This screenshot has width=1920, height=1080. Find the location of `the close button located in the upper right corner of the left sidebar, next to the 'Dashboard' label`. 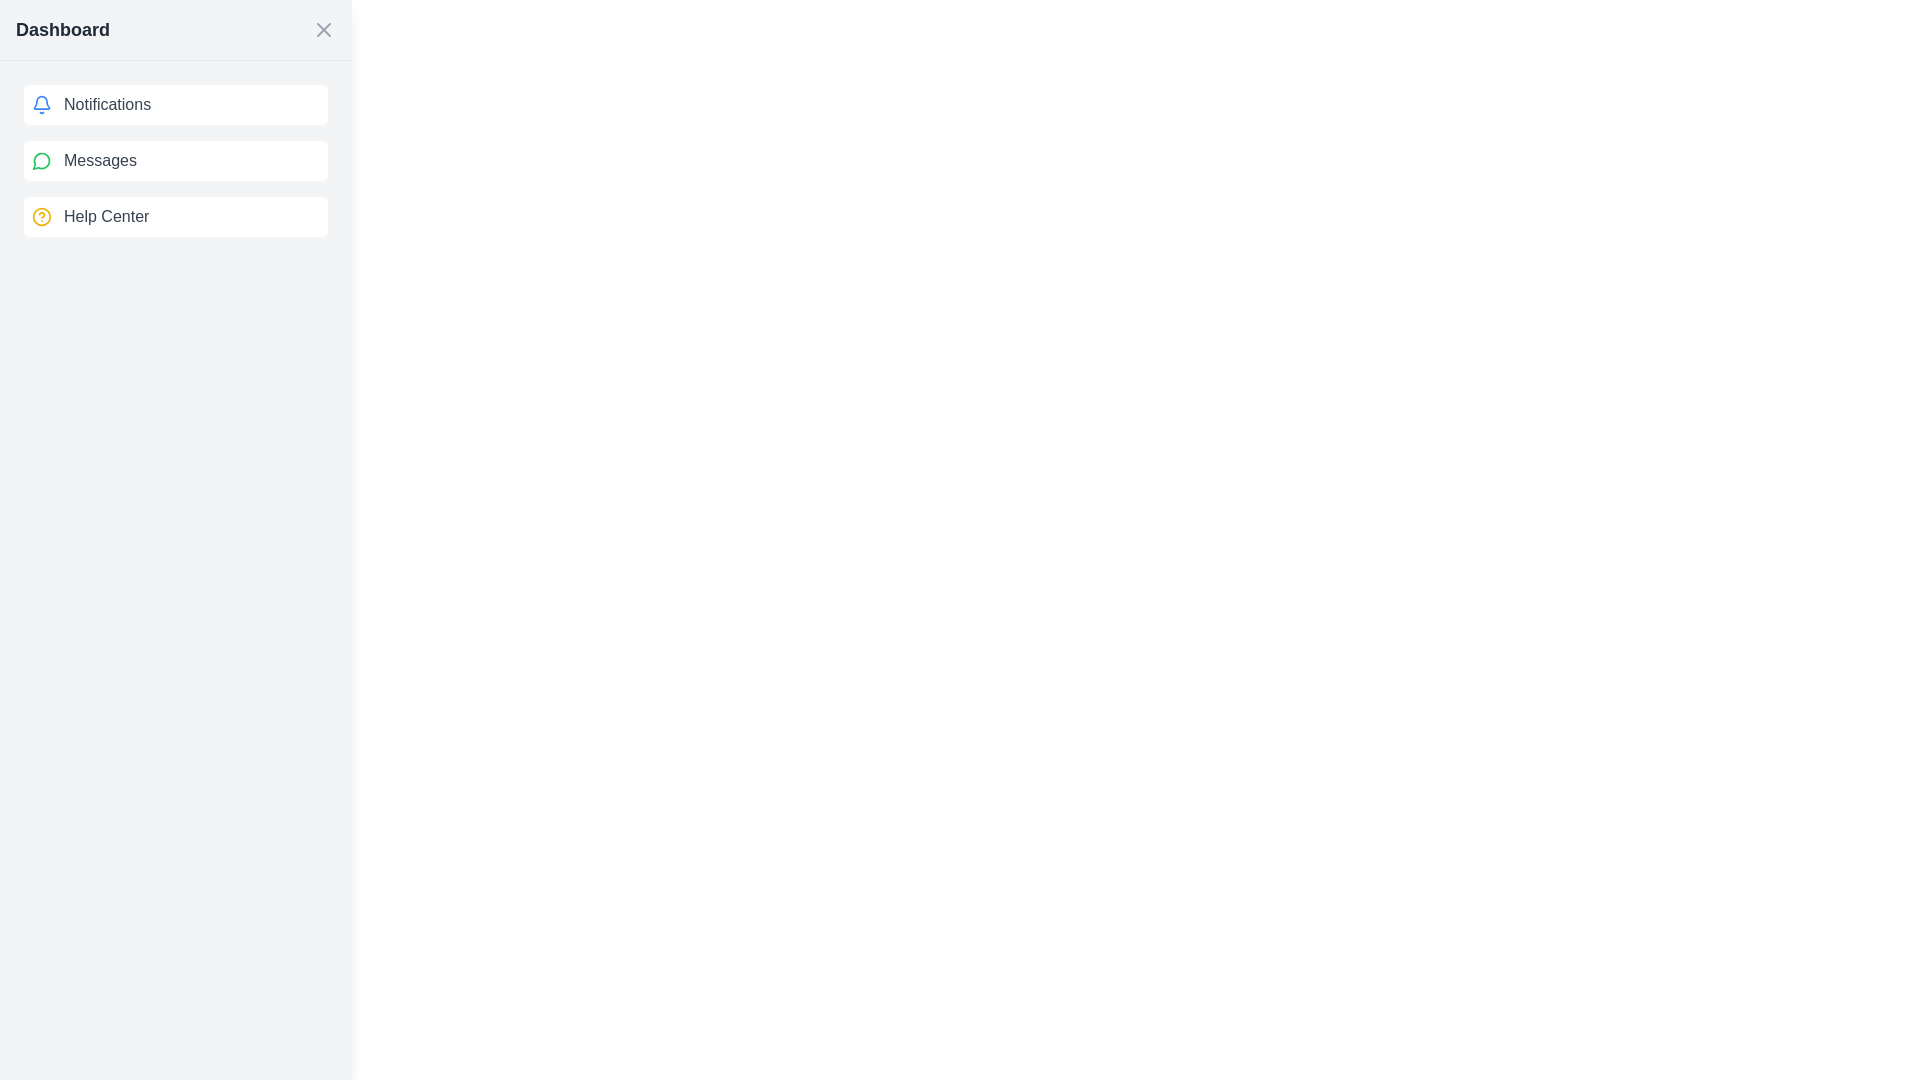

the close button located in the upper right corner of the left sidebar, next to the 'Dashboard' label is located at coordinates (324, 30).